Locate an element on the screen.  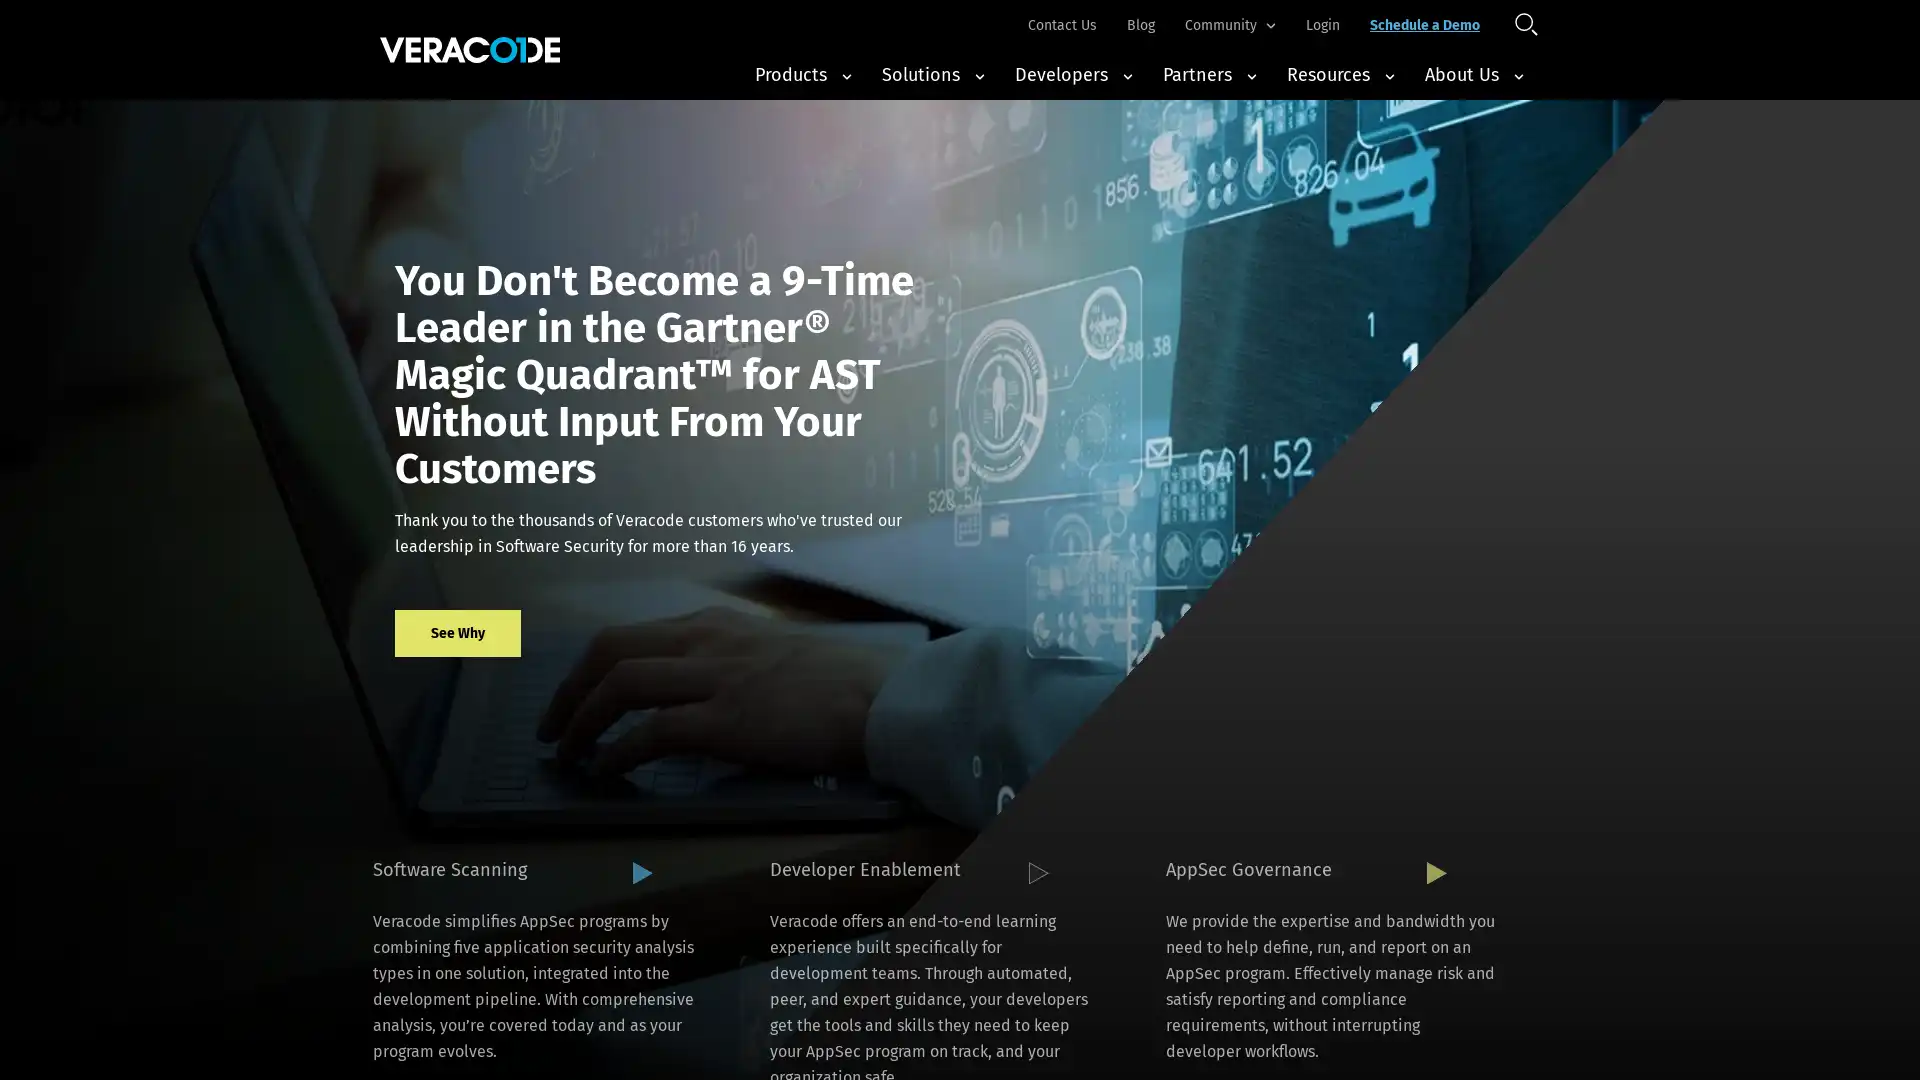
Accept All Cookies is located at coordinates (1471, 1004).